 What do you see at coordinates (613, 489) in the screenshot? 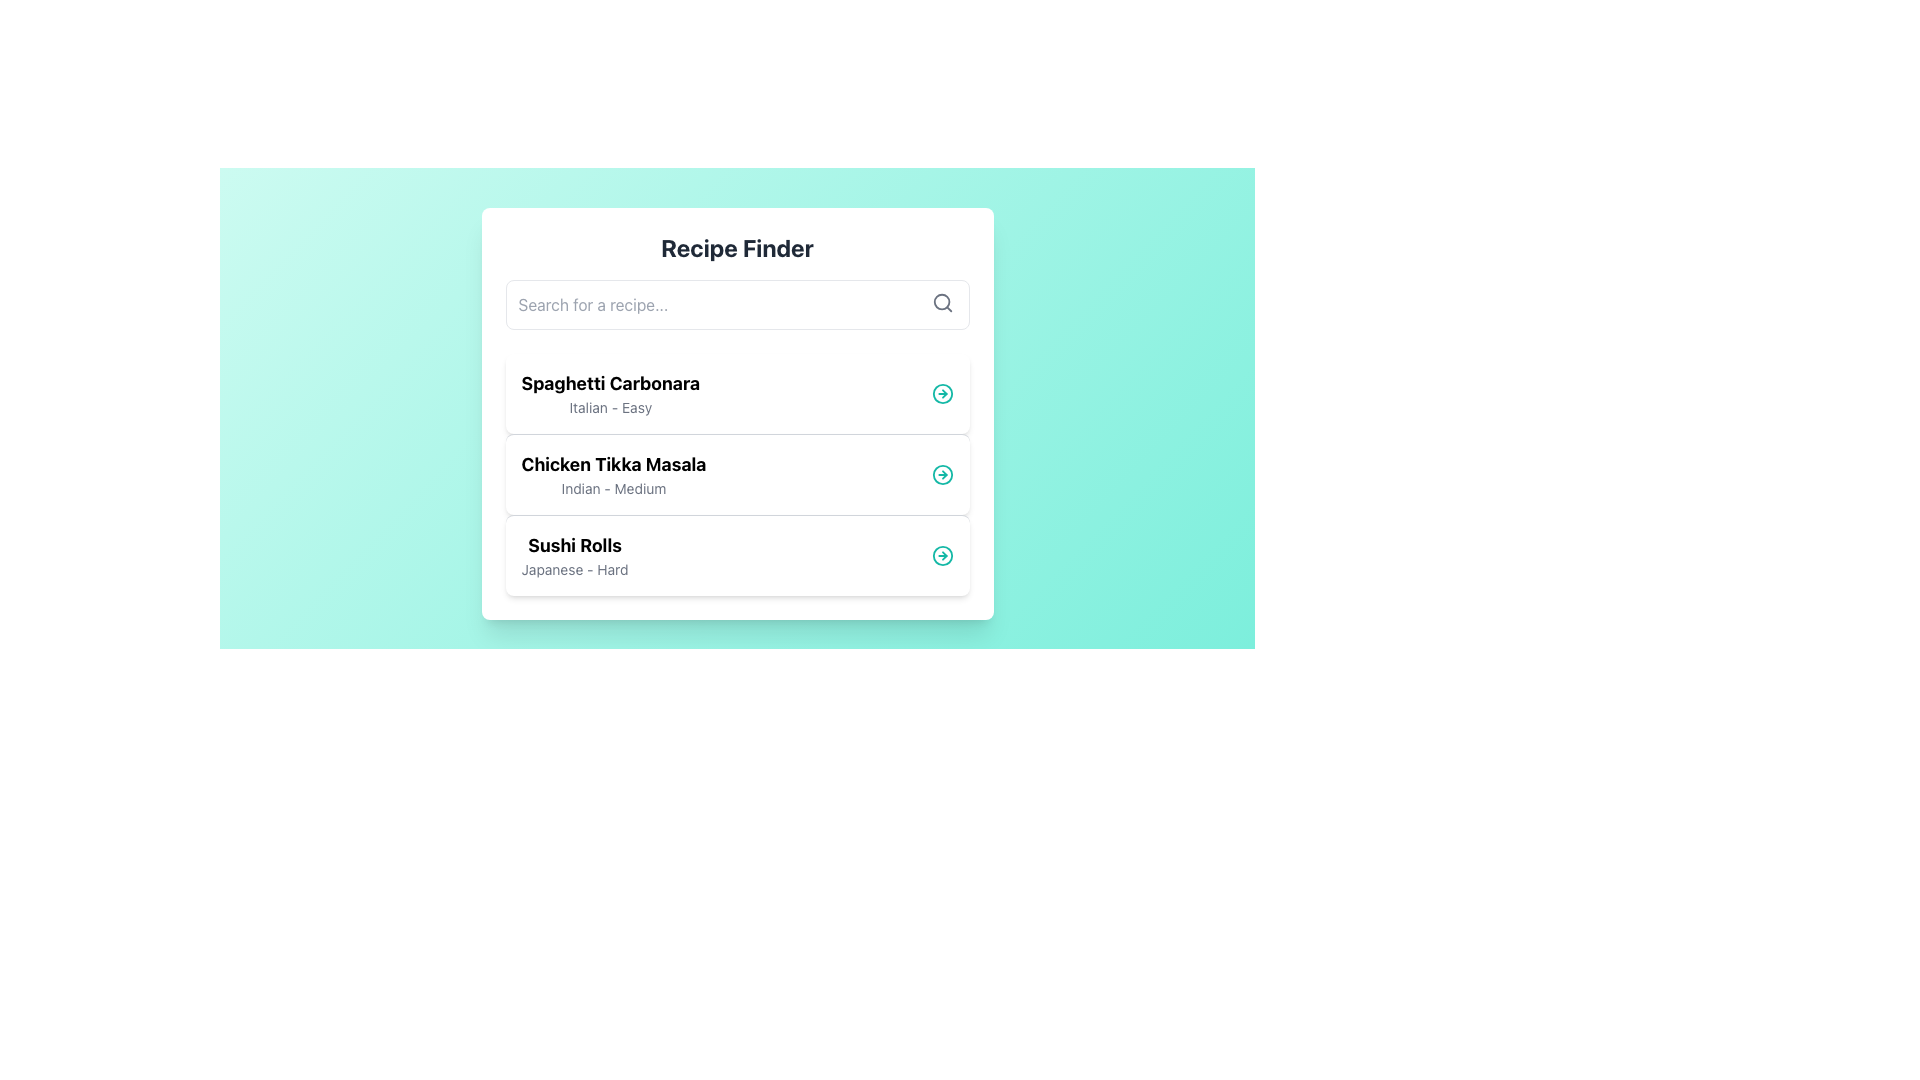
I see `the text label beneath the title 'Chicken Tikka Masala' in the 'Recipe Finder' interface` at bounding box center [613, 489].